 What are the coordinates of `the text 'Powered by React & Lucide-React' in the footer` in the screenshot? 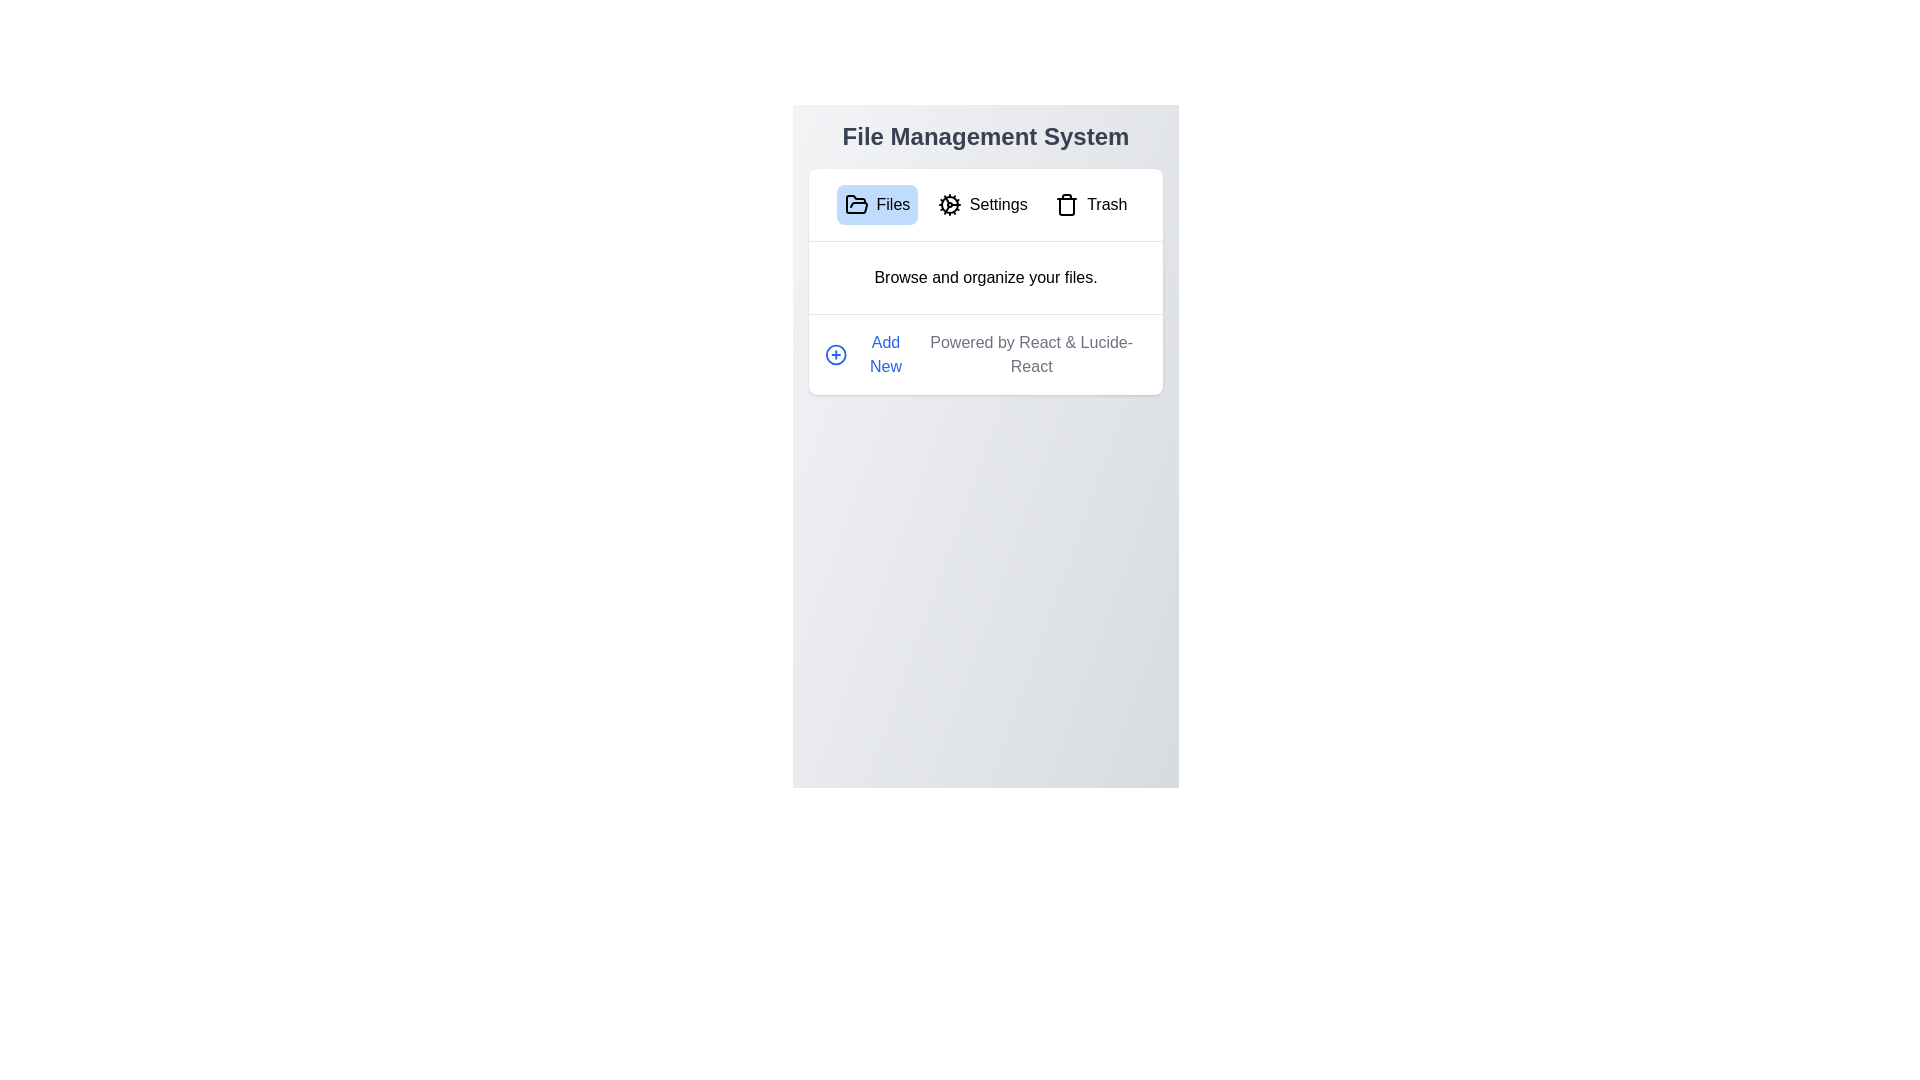 It's located at (1031, 353).